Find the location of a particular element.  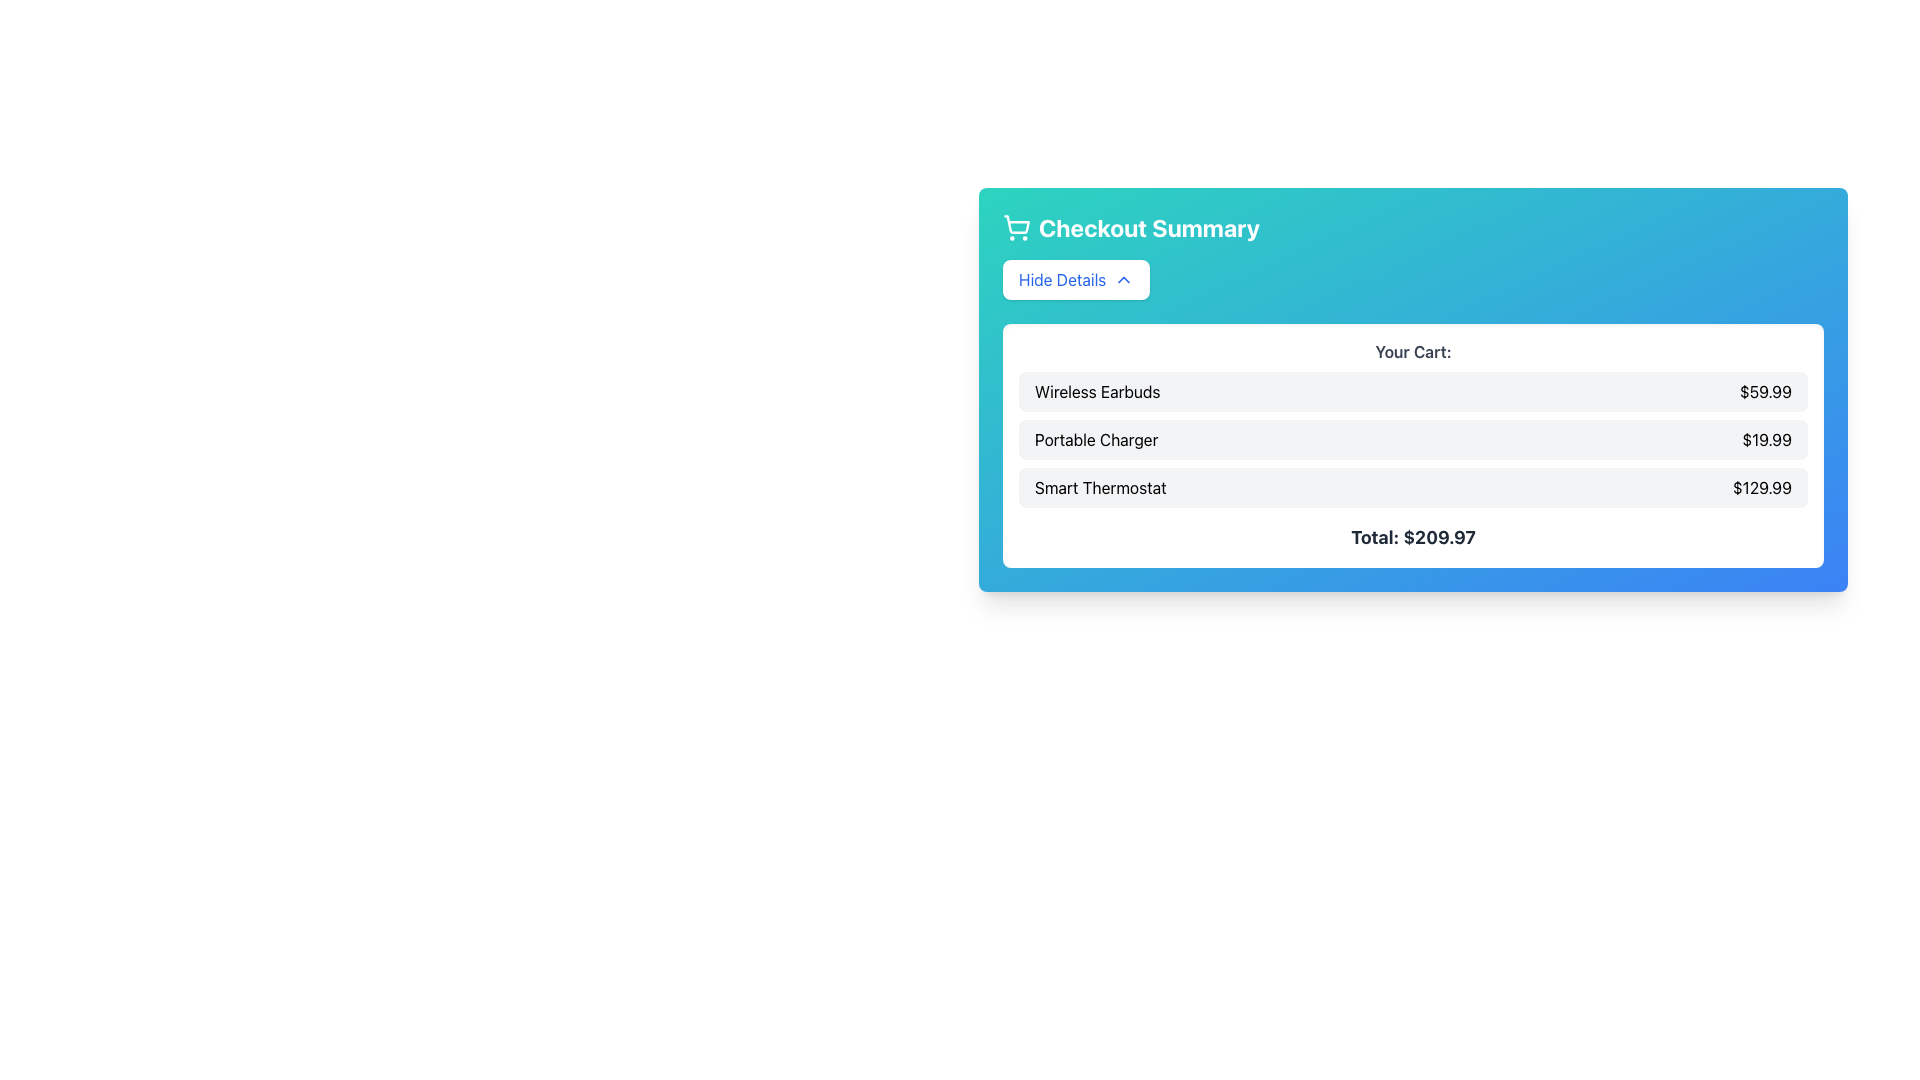

the total sum Text Label in the 'Your Cart' section, which displays the total cost of items in the cart is located at coordinates (1412, 536).